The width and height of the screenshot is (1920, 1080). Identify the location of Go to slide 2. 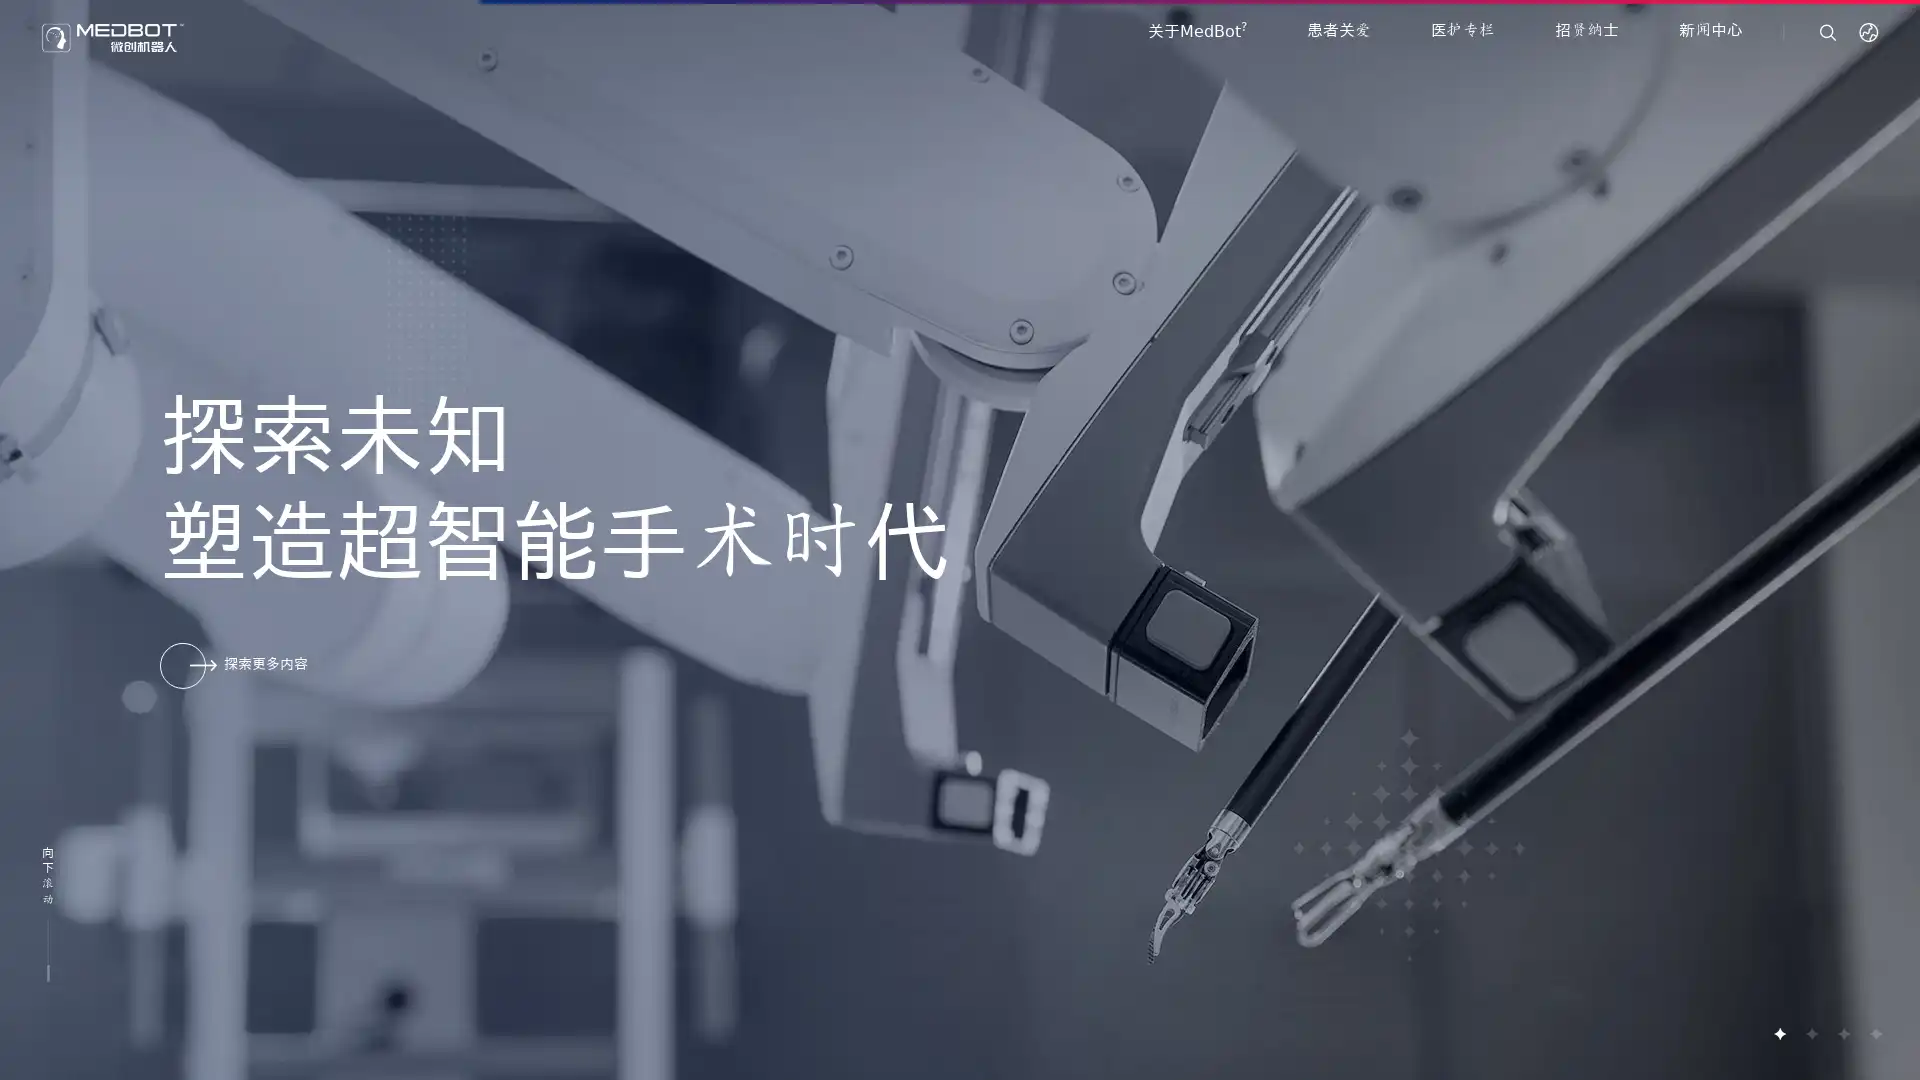
(1810, 1033).